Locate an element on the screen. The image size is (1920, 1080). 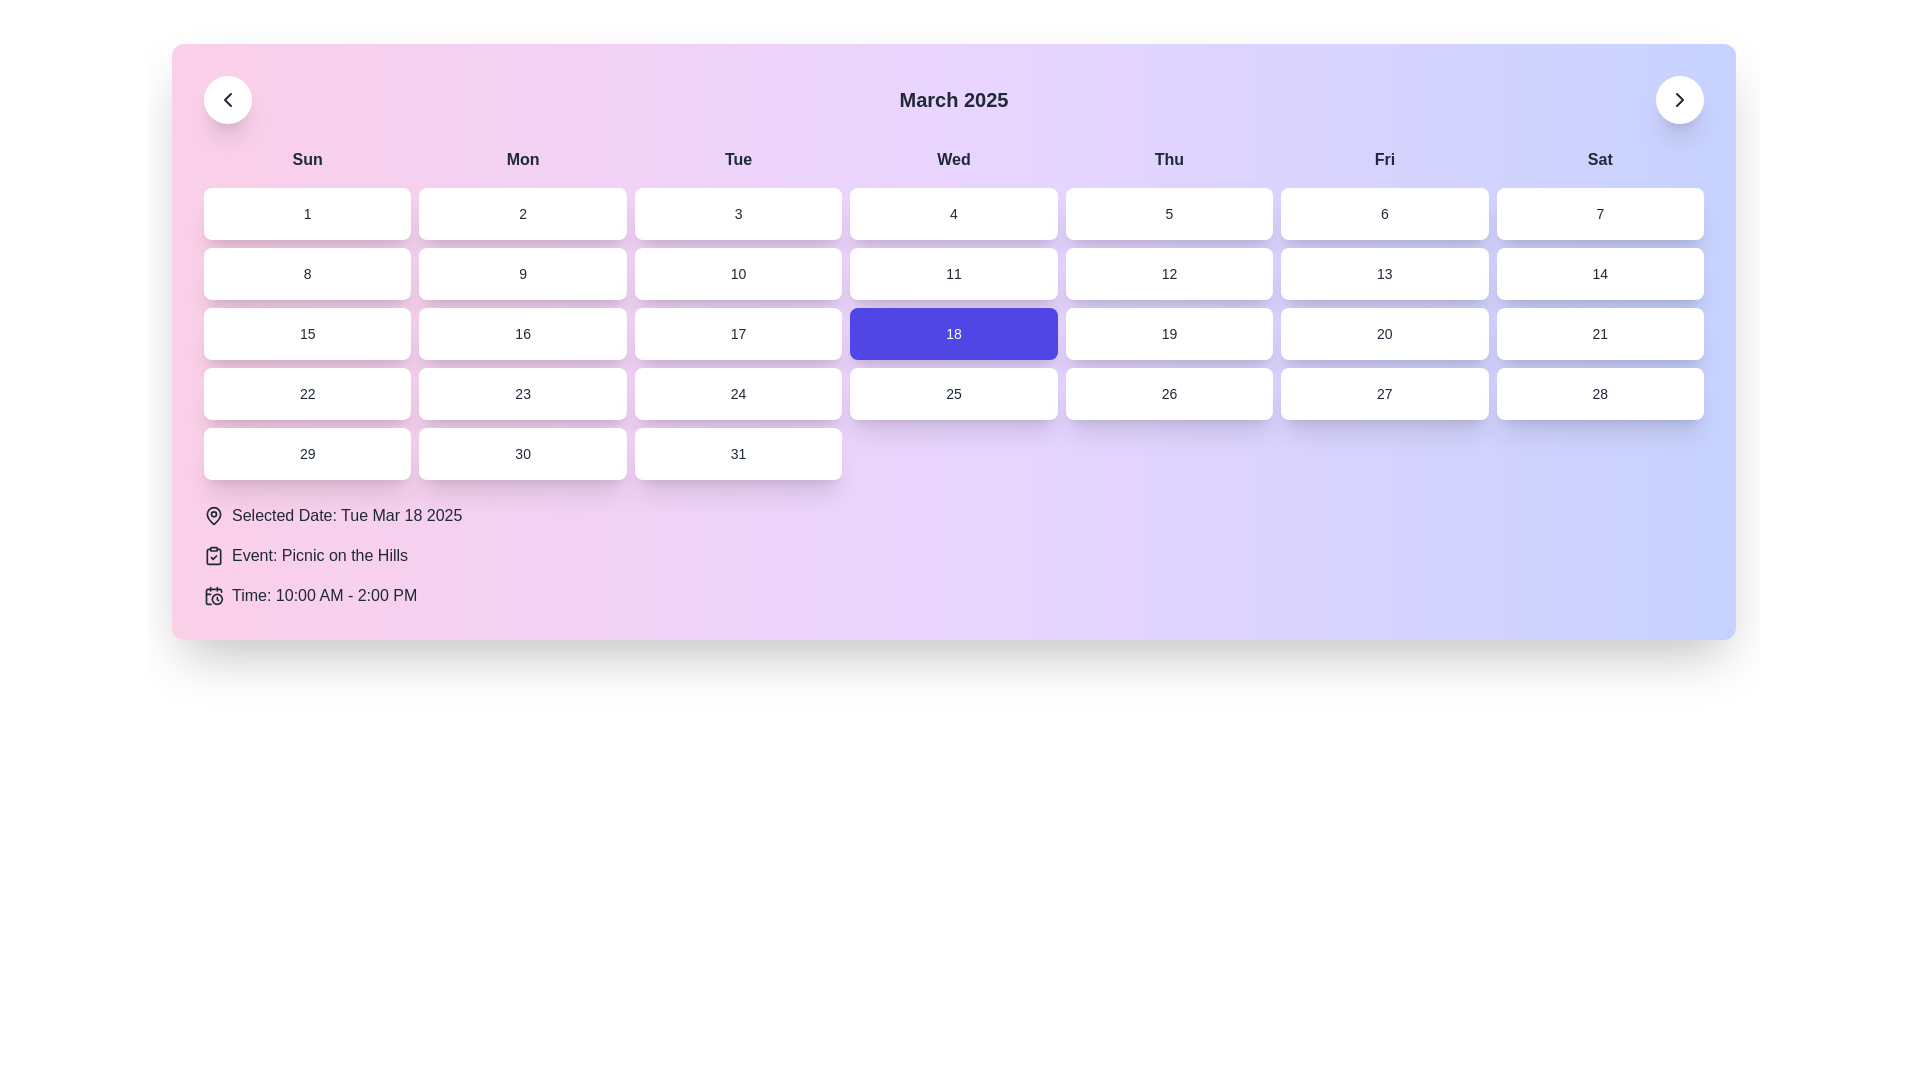
the SVG Circle element representing the 'clock face' in the time indicator icon located at the bottom left corner of the calendar interface is located at coordinates (217, 598).